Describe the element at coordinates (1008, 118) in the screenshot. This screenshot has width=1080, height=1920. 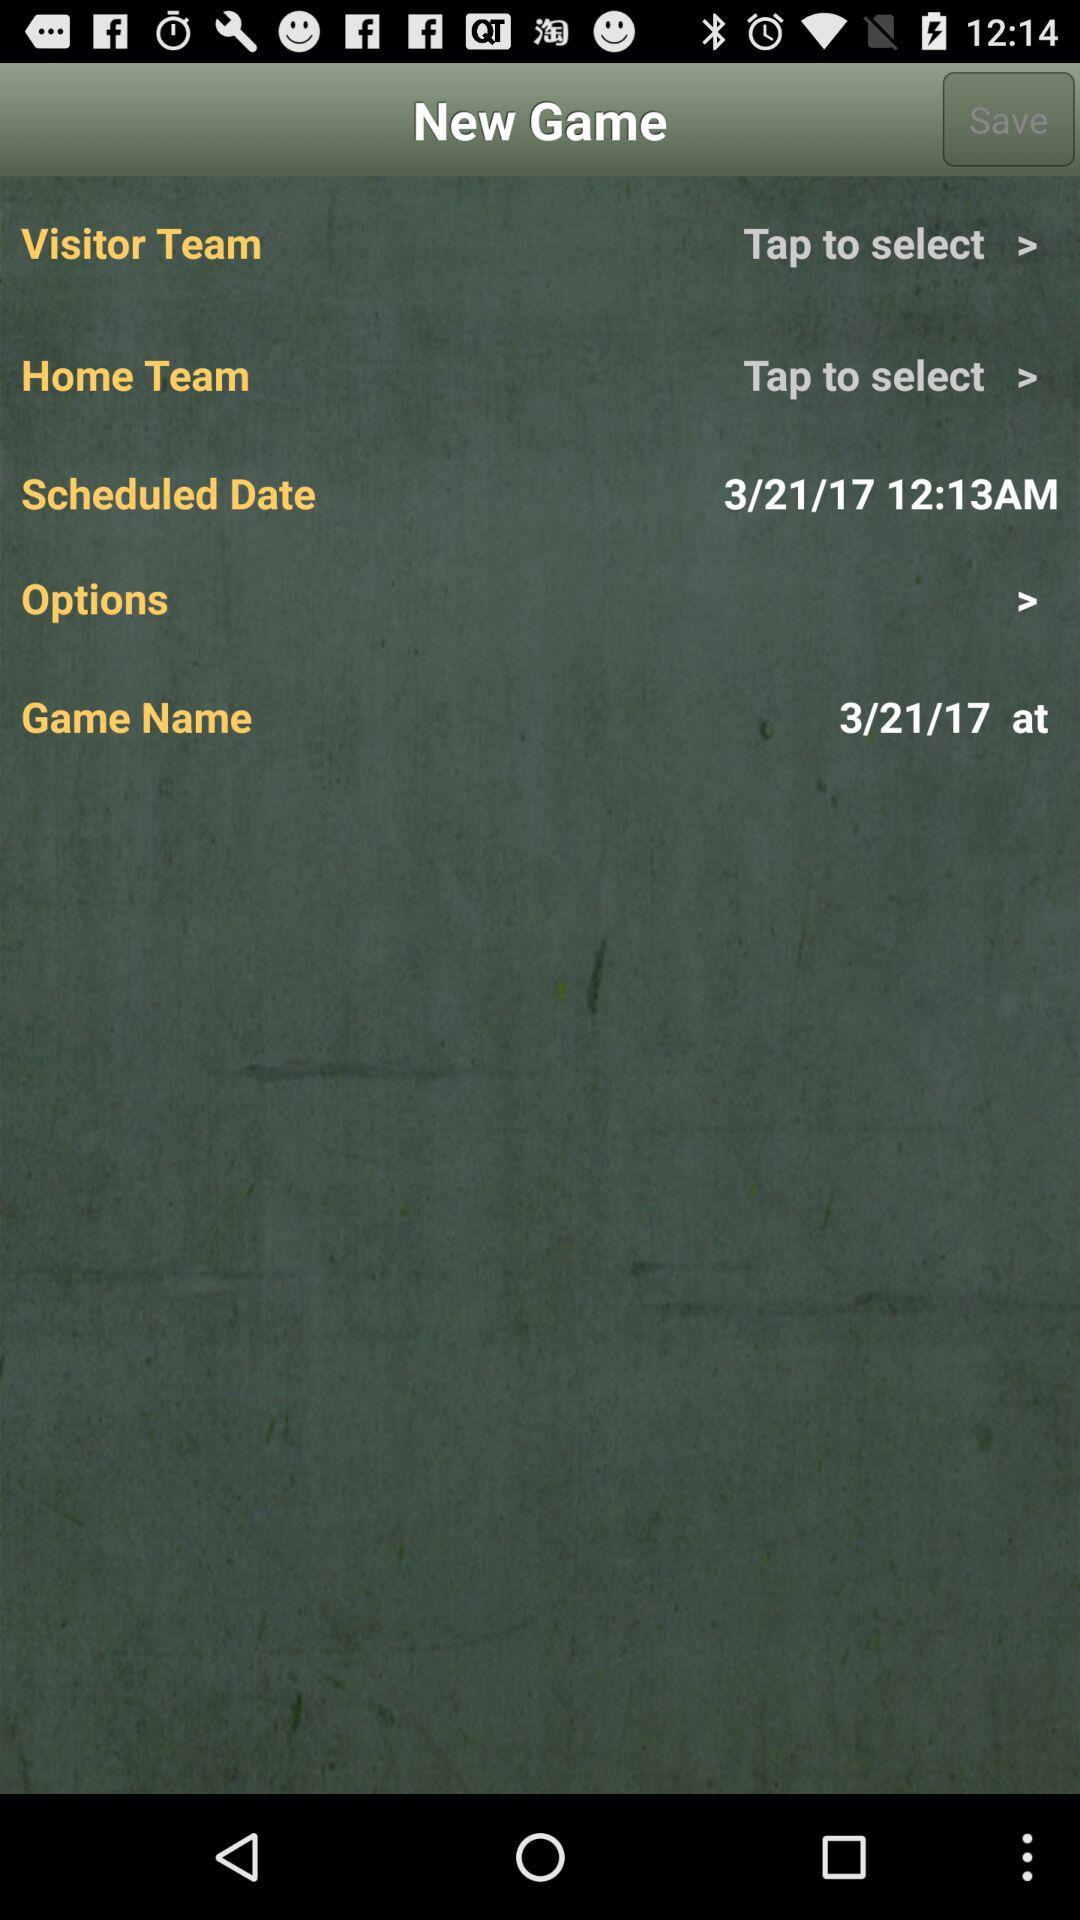
I see `the save` at that location.